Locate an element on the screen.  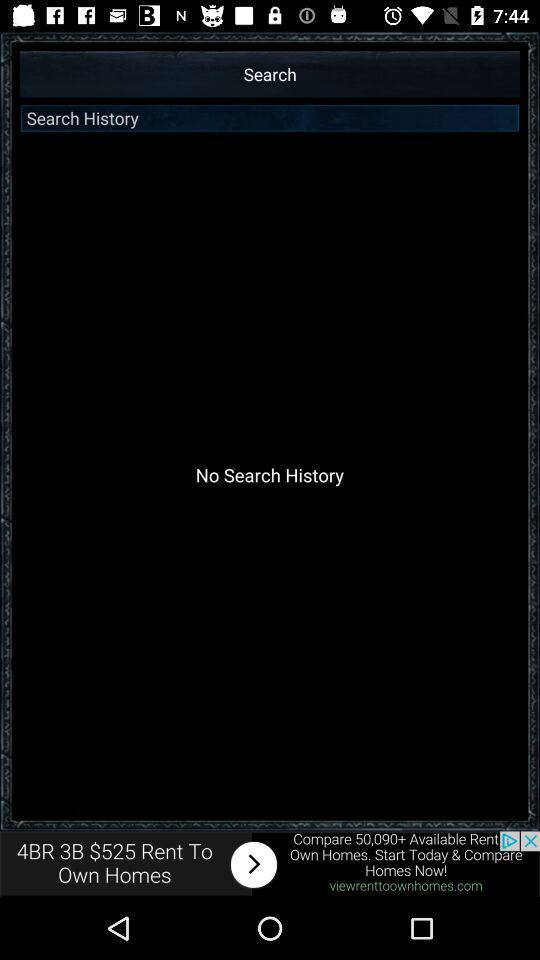
click on the advertisement is located at coordinates (270, 863).